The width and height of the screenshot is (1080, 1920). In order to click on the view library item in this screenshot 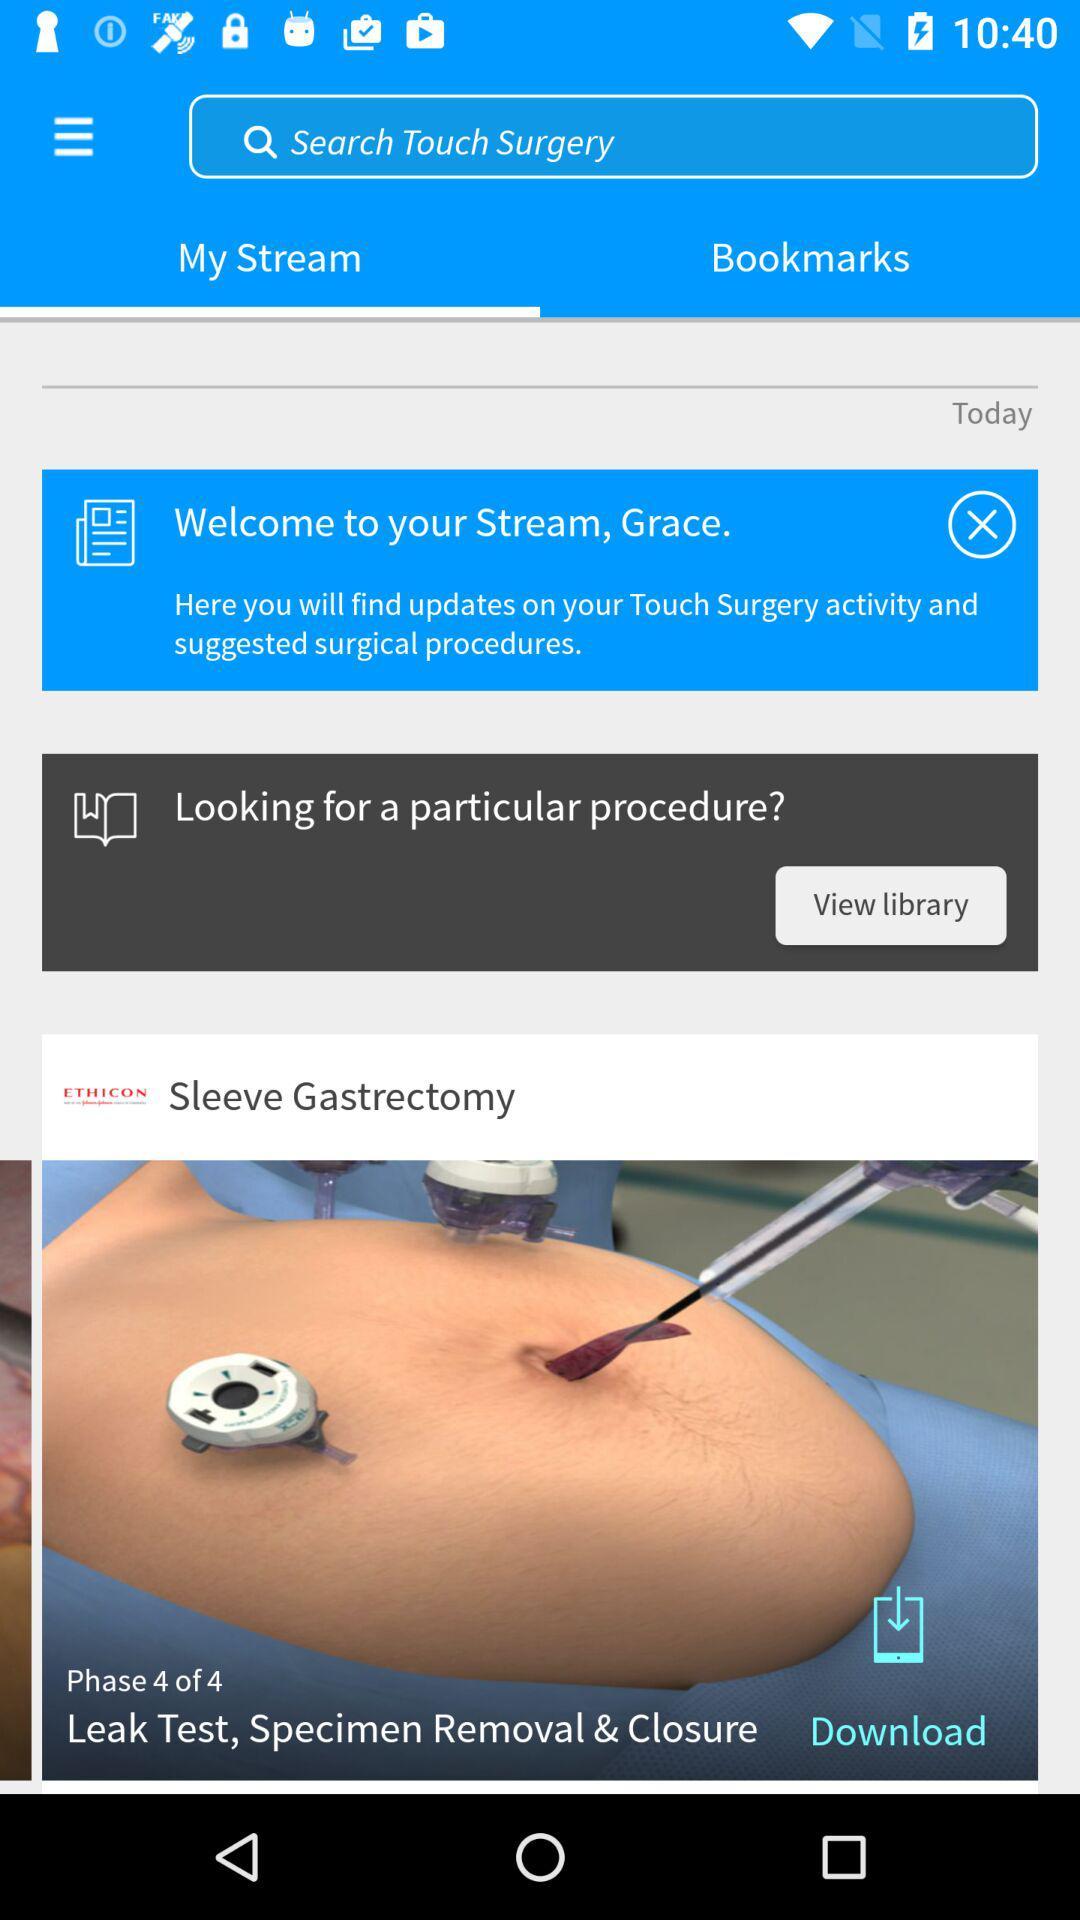, I will do `click(890, 904)`.